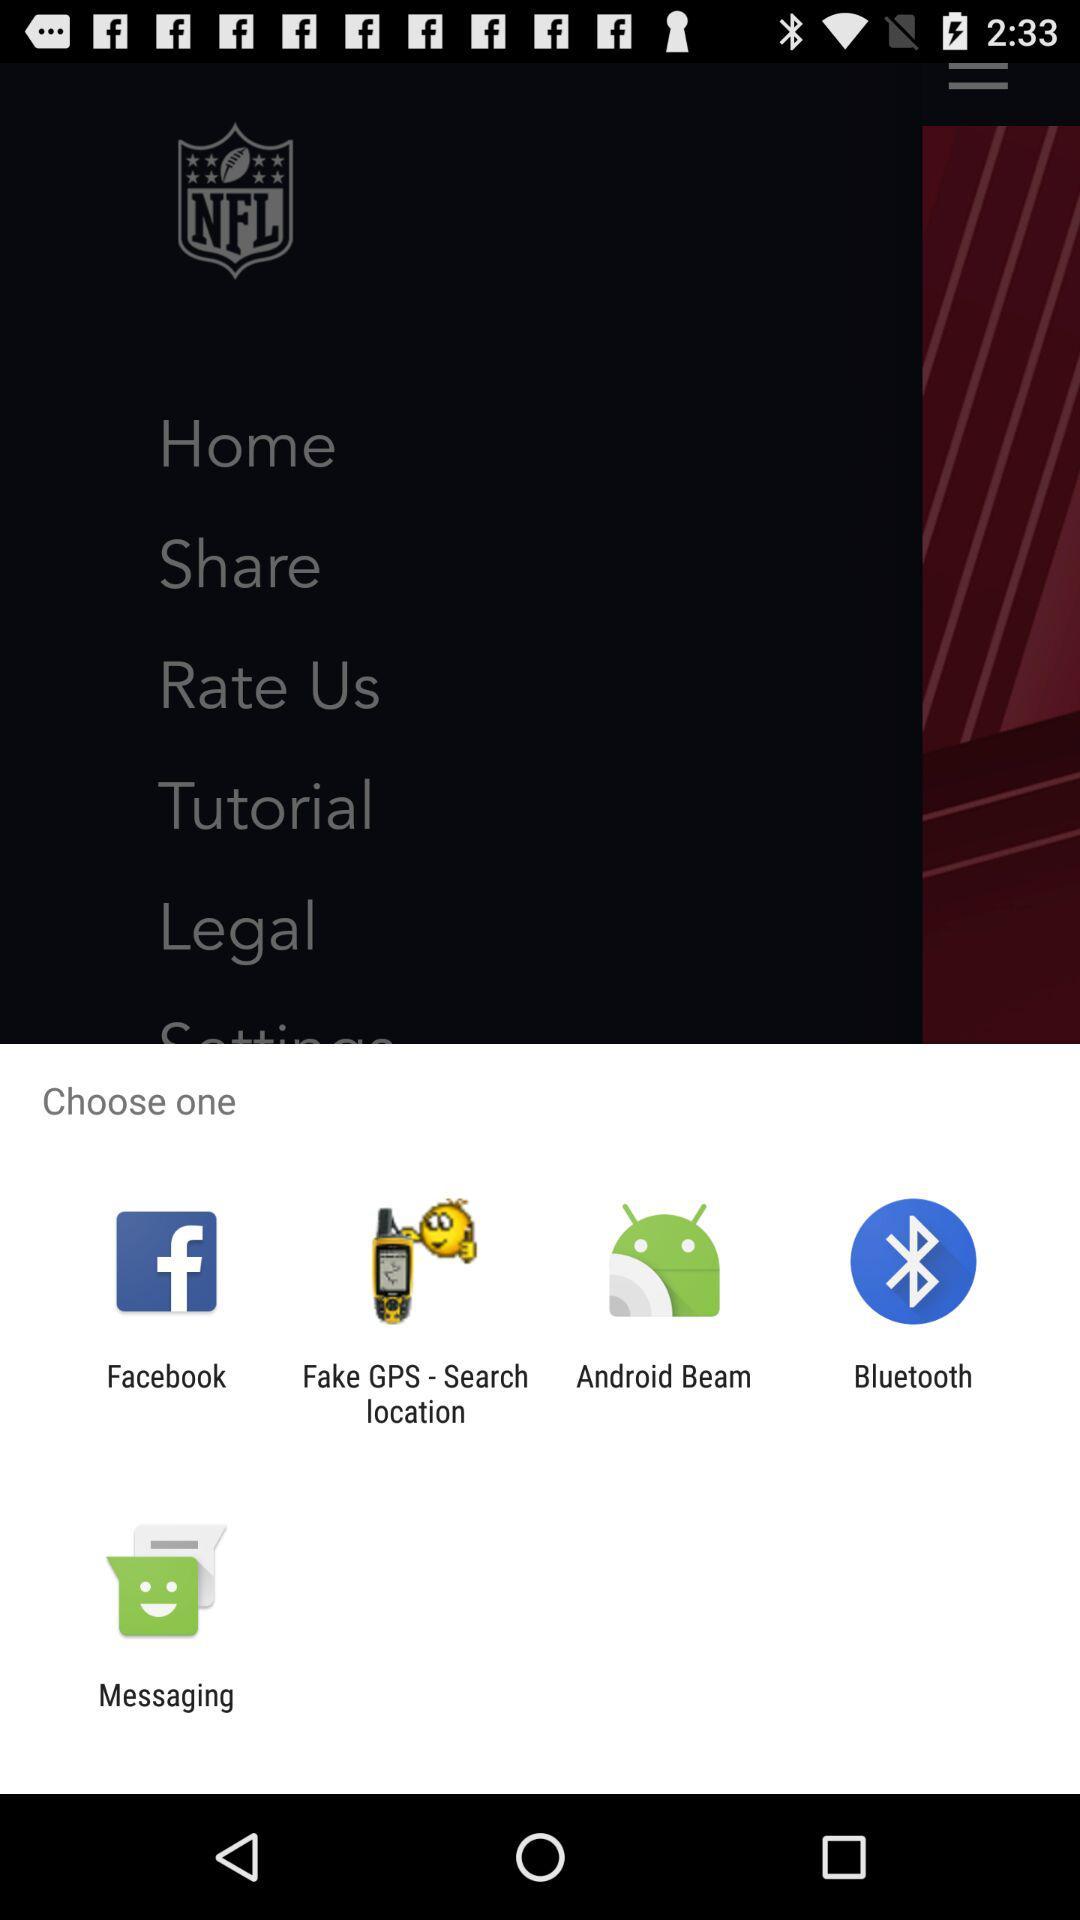  What do you see at coordinates (165, 1392) in the screenshot?
I see `facebook` at bounding box center [165, 1392].